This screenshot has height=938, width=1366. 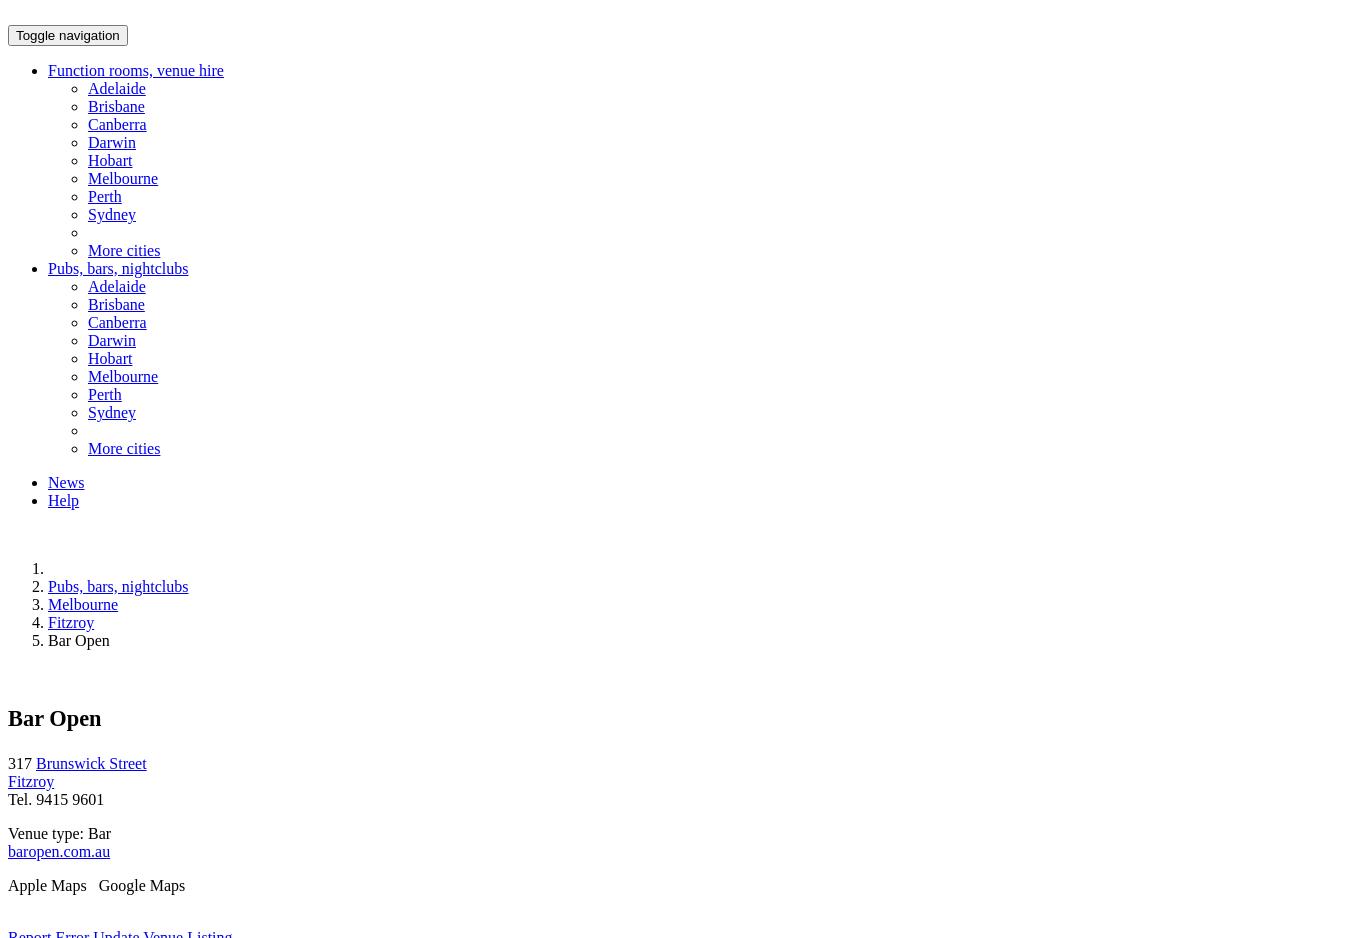 What do you see at coordinates (59, 832) in the screenshot?
I see `'Venue type: Bar'` at bounding box center [59, 832].